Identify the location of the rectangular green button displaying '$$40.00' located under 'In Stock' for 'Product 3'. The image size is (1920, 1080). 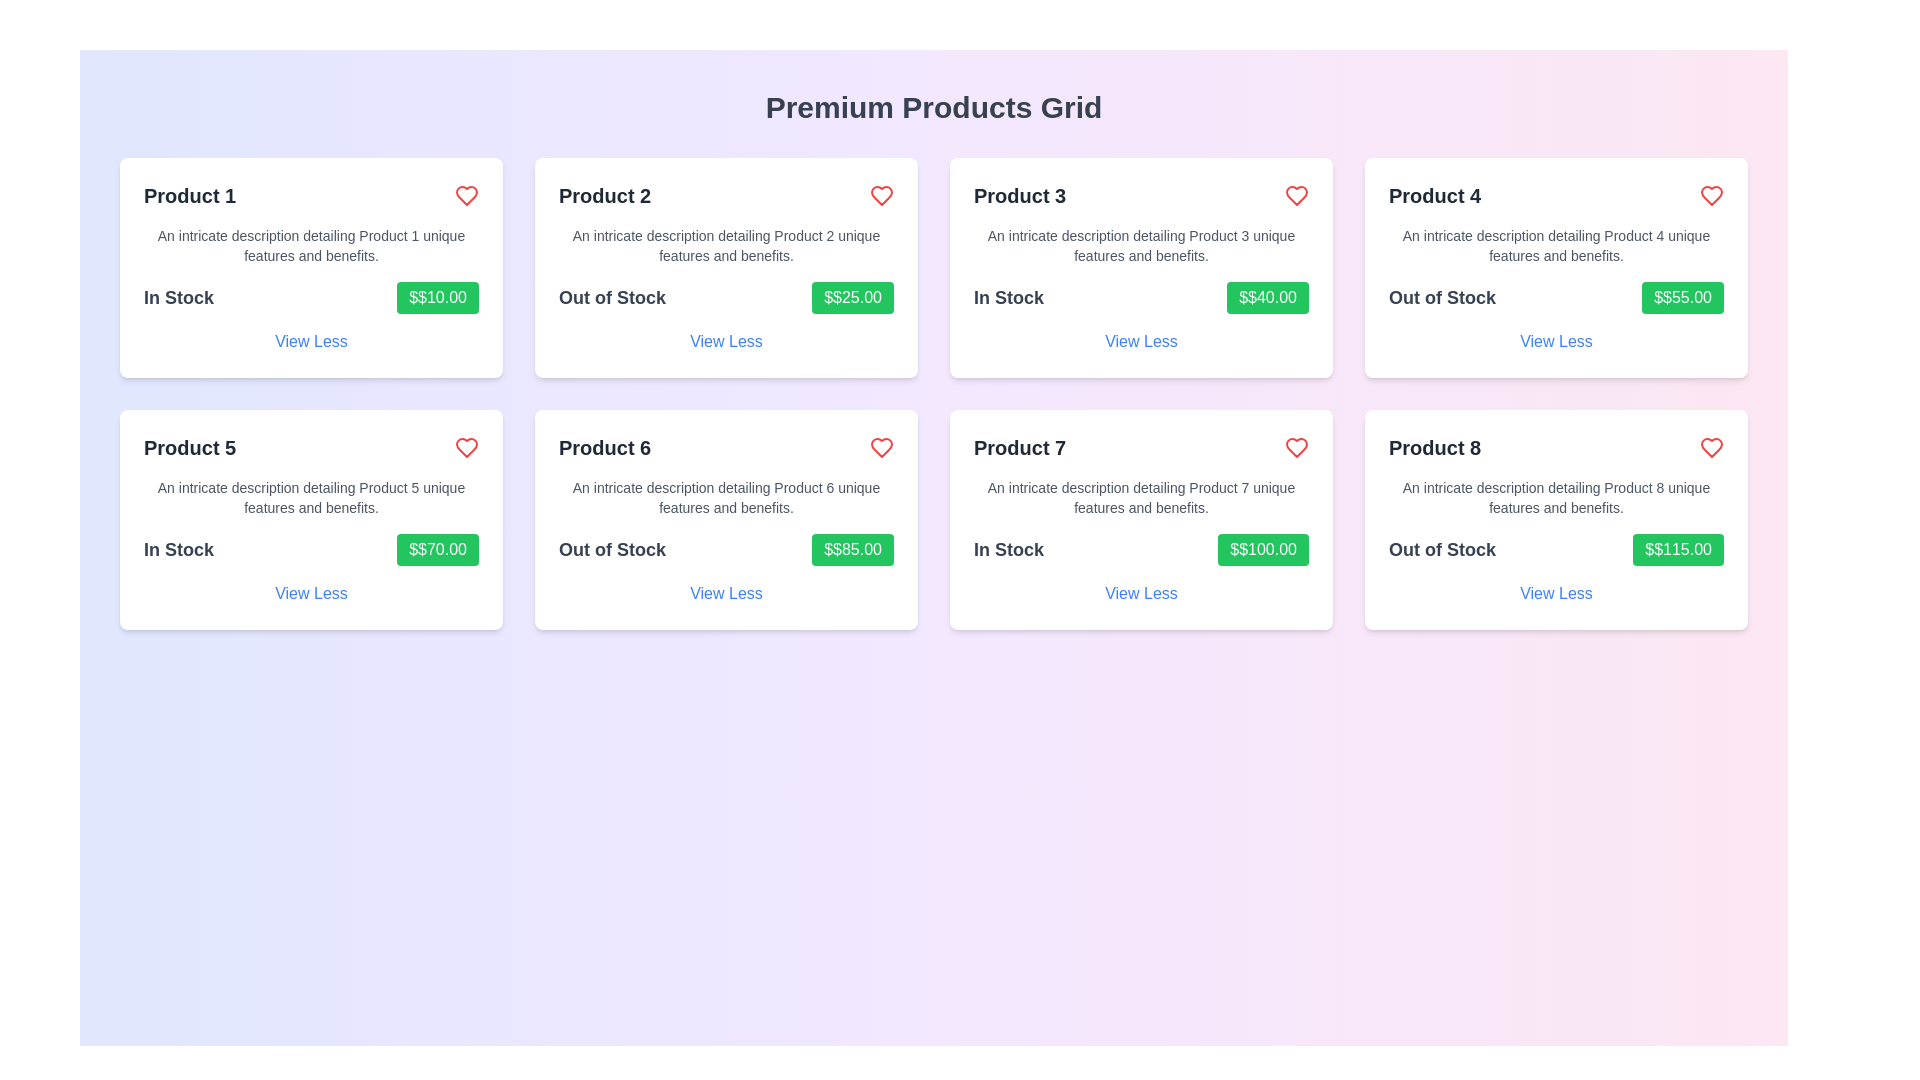
(1267, 297).